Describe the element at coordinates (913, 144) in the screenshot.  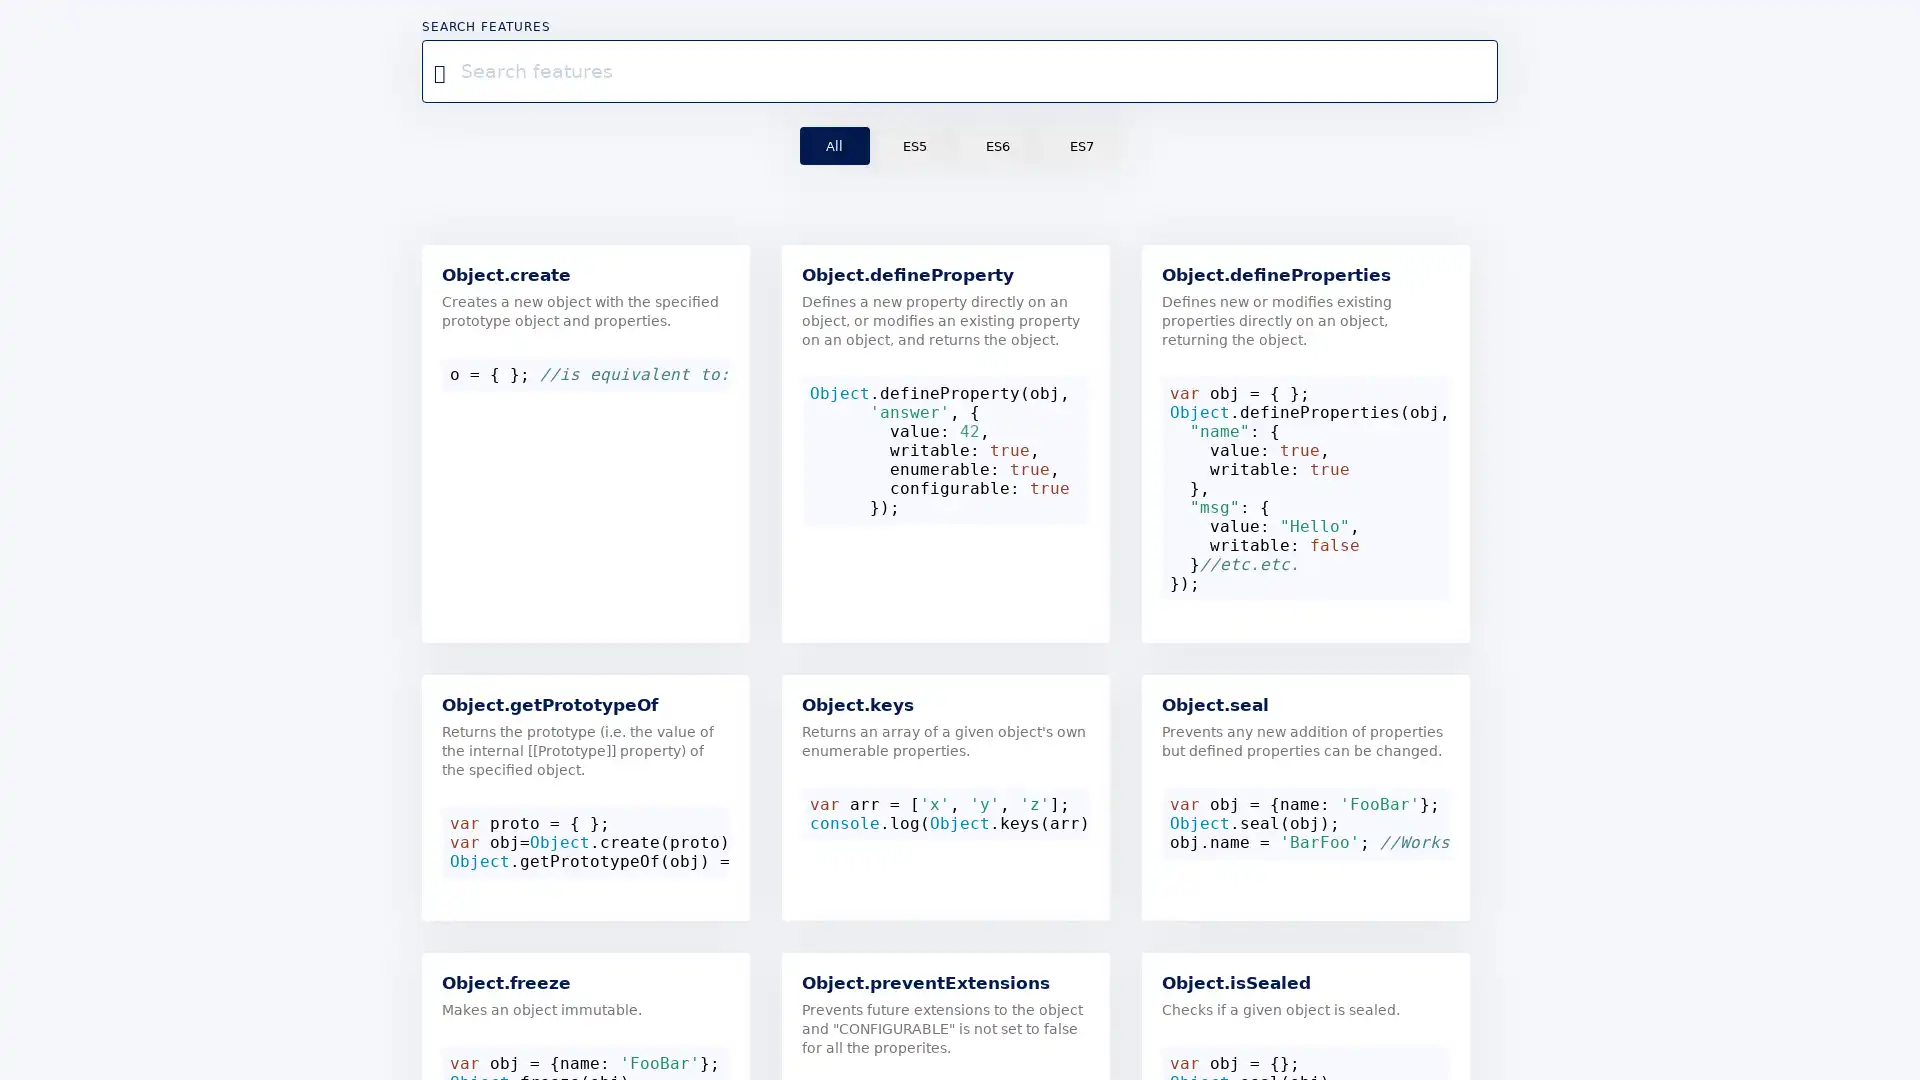
I see `ES5` at that location.